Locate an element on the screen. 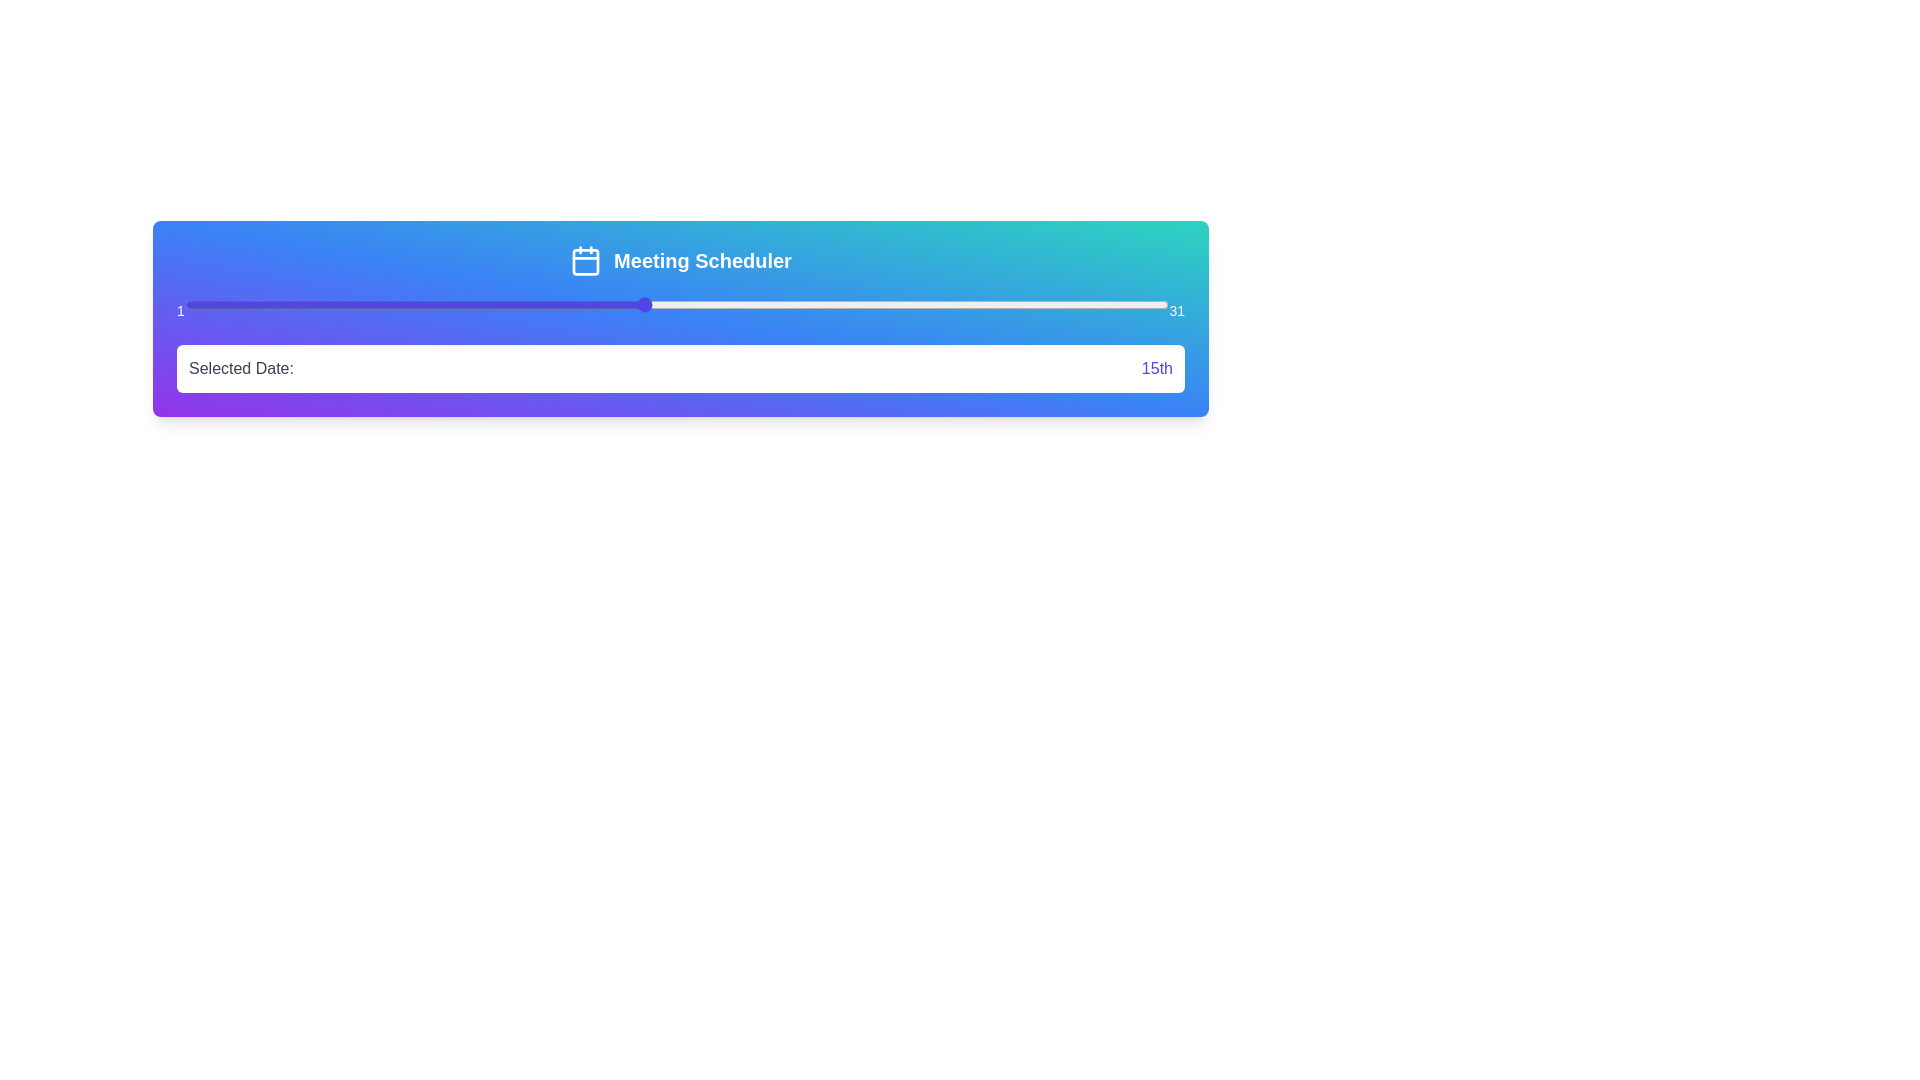 Image resolution: width=1920 pixels, height=1080 pixels. the bold text label 'Meeting Scheduler' displayed in white font on a blue-green gradient background, located centrally in the upper section of the interface is located at coordinates (702, 260).